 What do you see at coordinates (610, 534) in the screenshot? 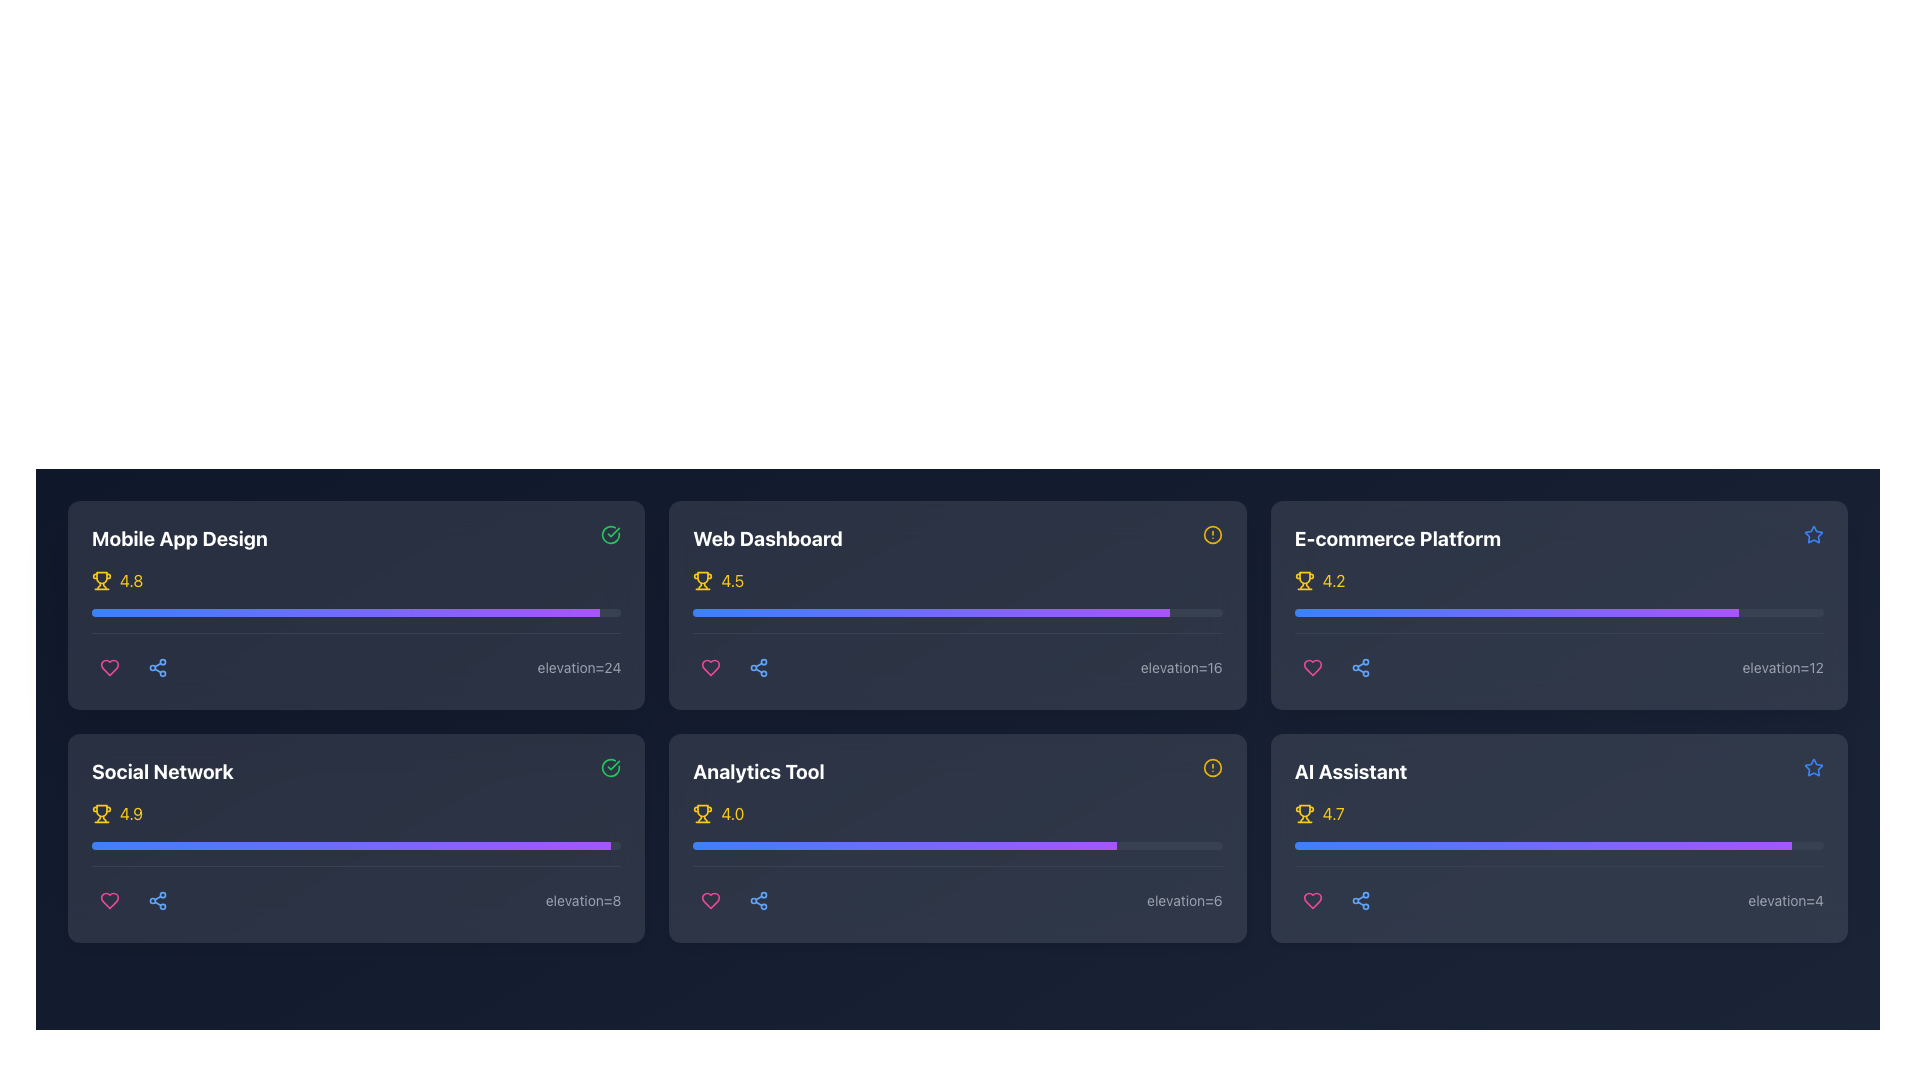
I see `the status icon in the top-right corner of the 'Mobile App Design' card` at bounding box center [610, 534].